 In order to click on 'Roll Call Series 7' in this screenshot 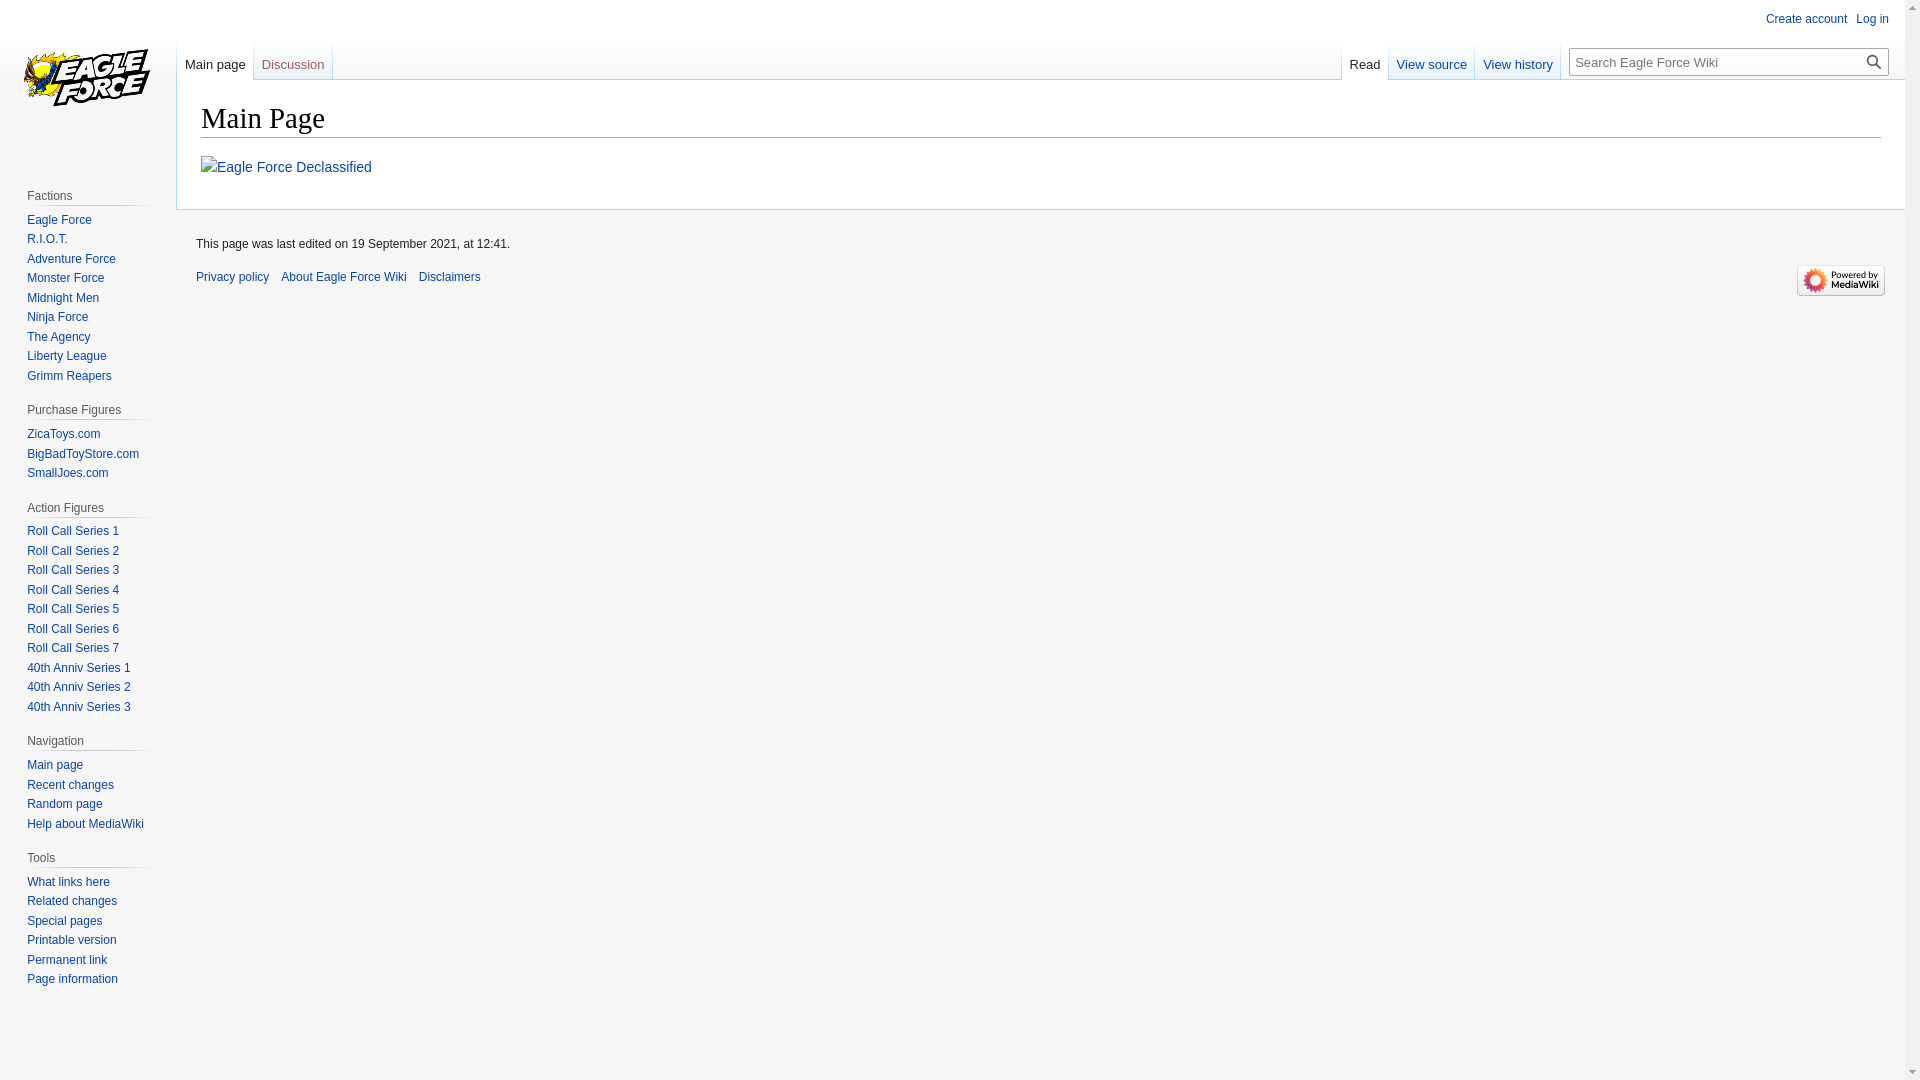, I will do `click(72, 648)`.